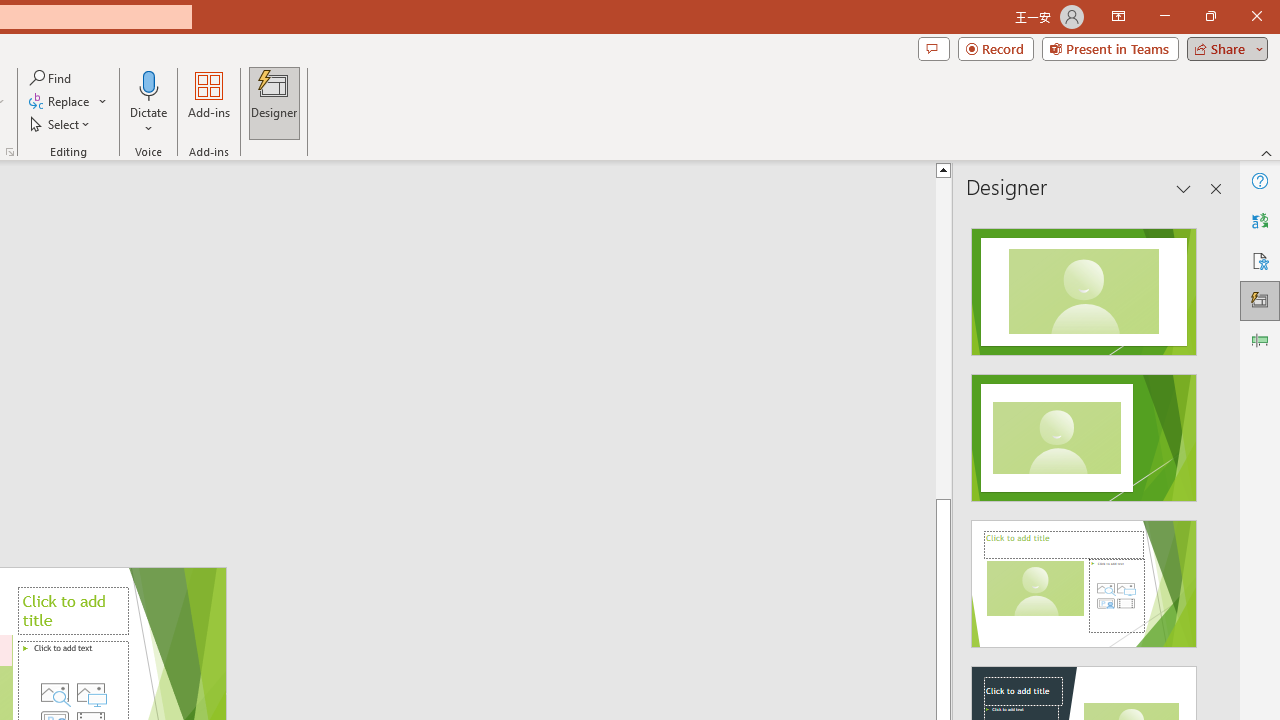  What do you see at coordinates (1083, 286) in the screenshot?
I see `'Recommended Design: Design Idea'` at bounding box center [1083, 286].